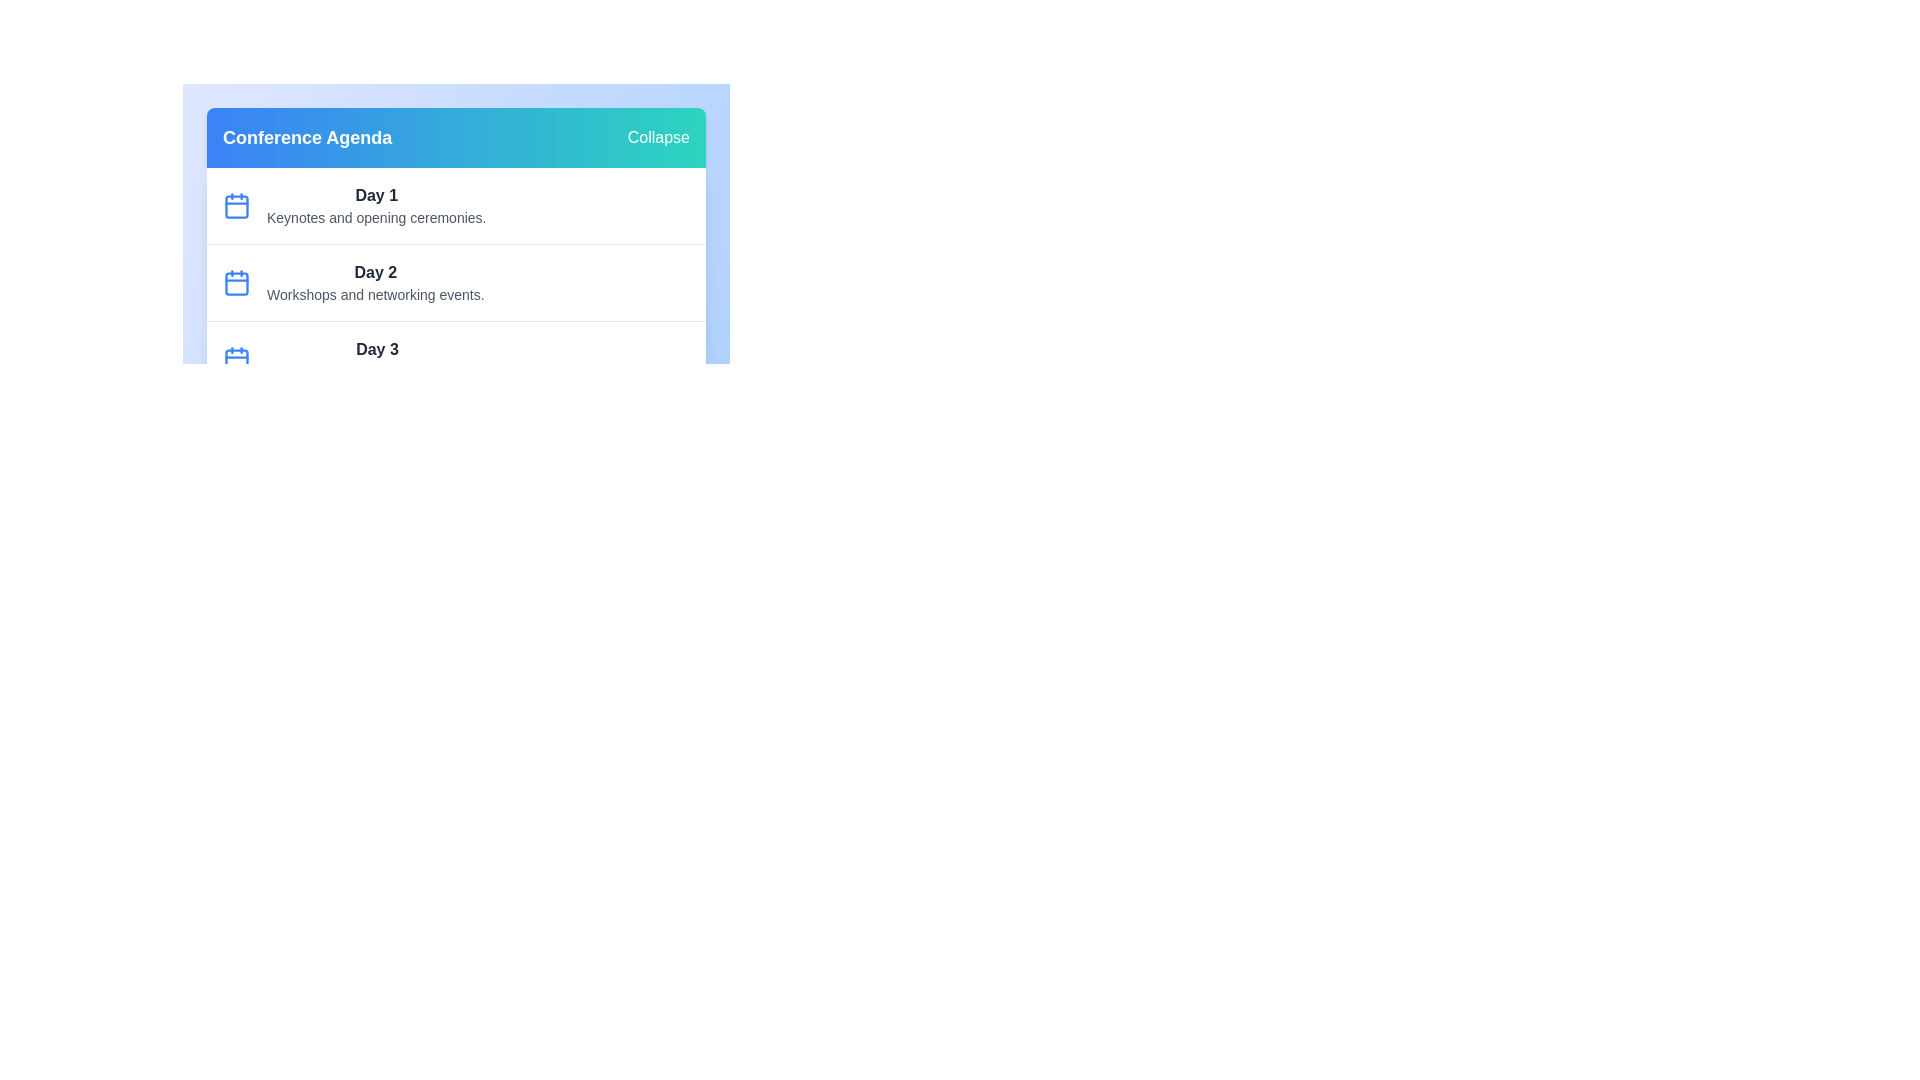  What do you see at coordinates (657, 137) in the screenshot?
I see `the 'Collapse' button to collapse the agenda details` at bounding box center [657, 137].